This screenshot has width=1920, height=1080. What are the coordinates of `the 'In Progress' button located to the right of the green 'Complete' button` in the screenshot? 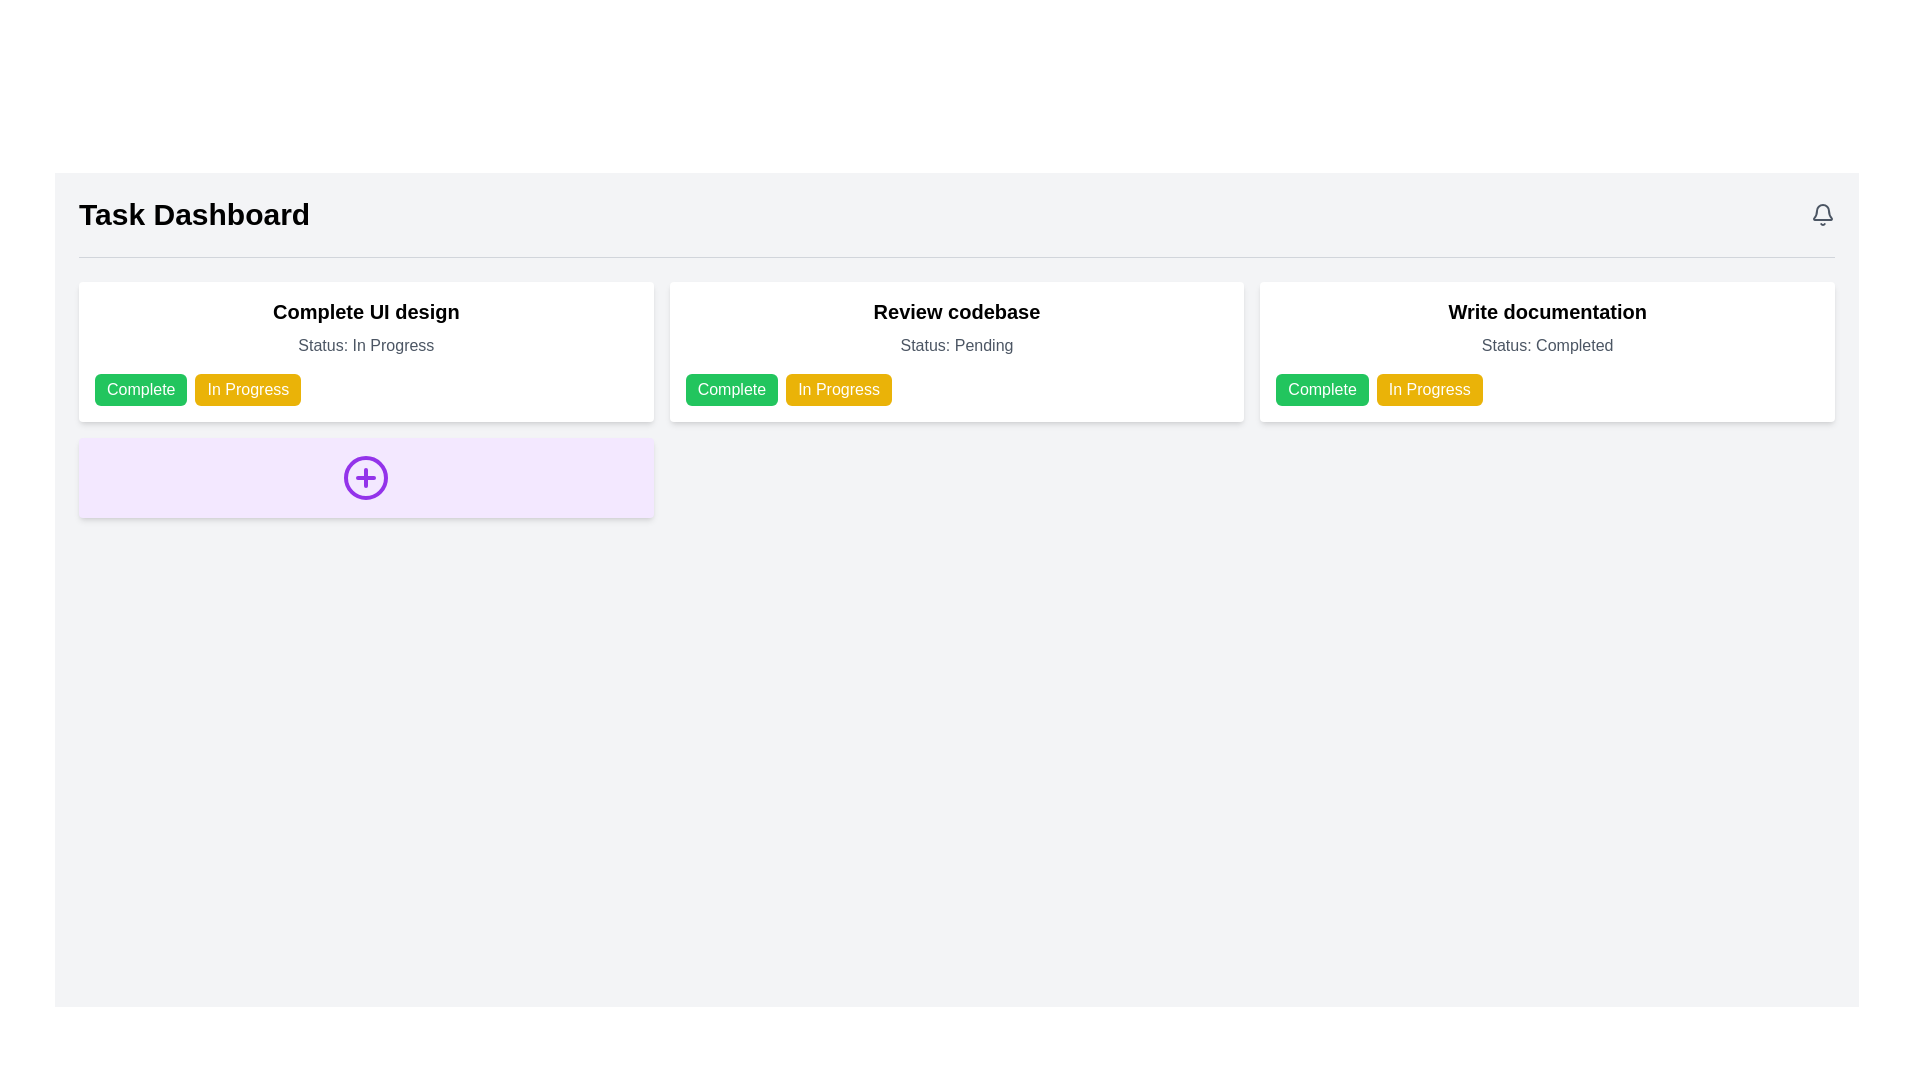 It's located at (1428, 389).